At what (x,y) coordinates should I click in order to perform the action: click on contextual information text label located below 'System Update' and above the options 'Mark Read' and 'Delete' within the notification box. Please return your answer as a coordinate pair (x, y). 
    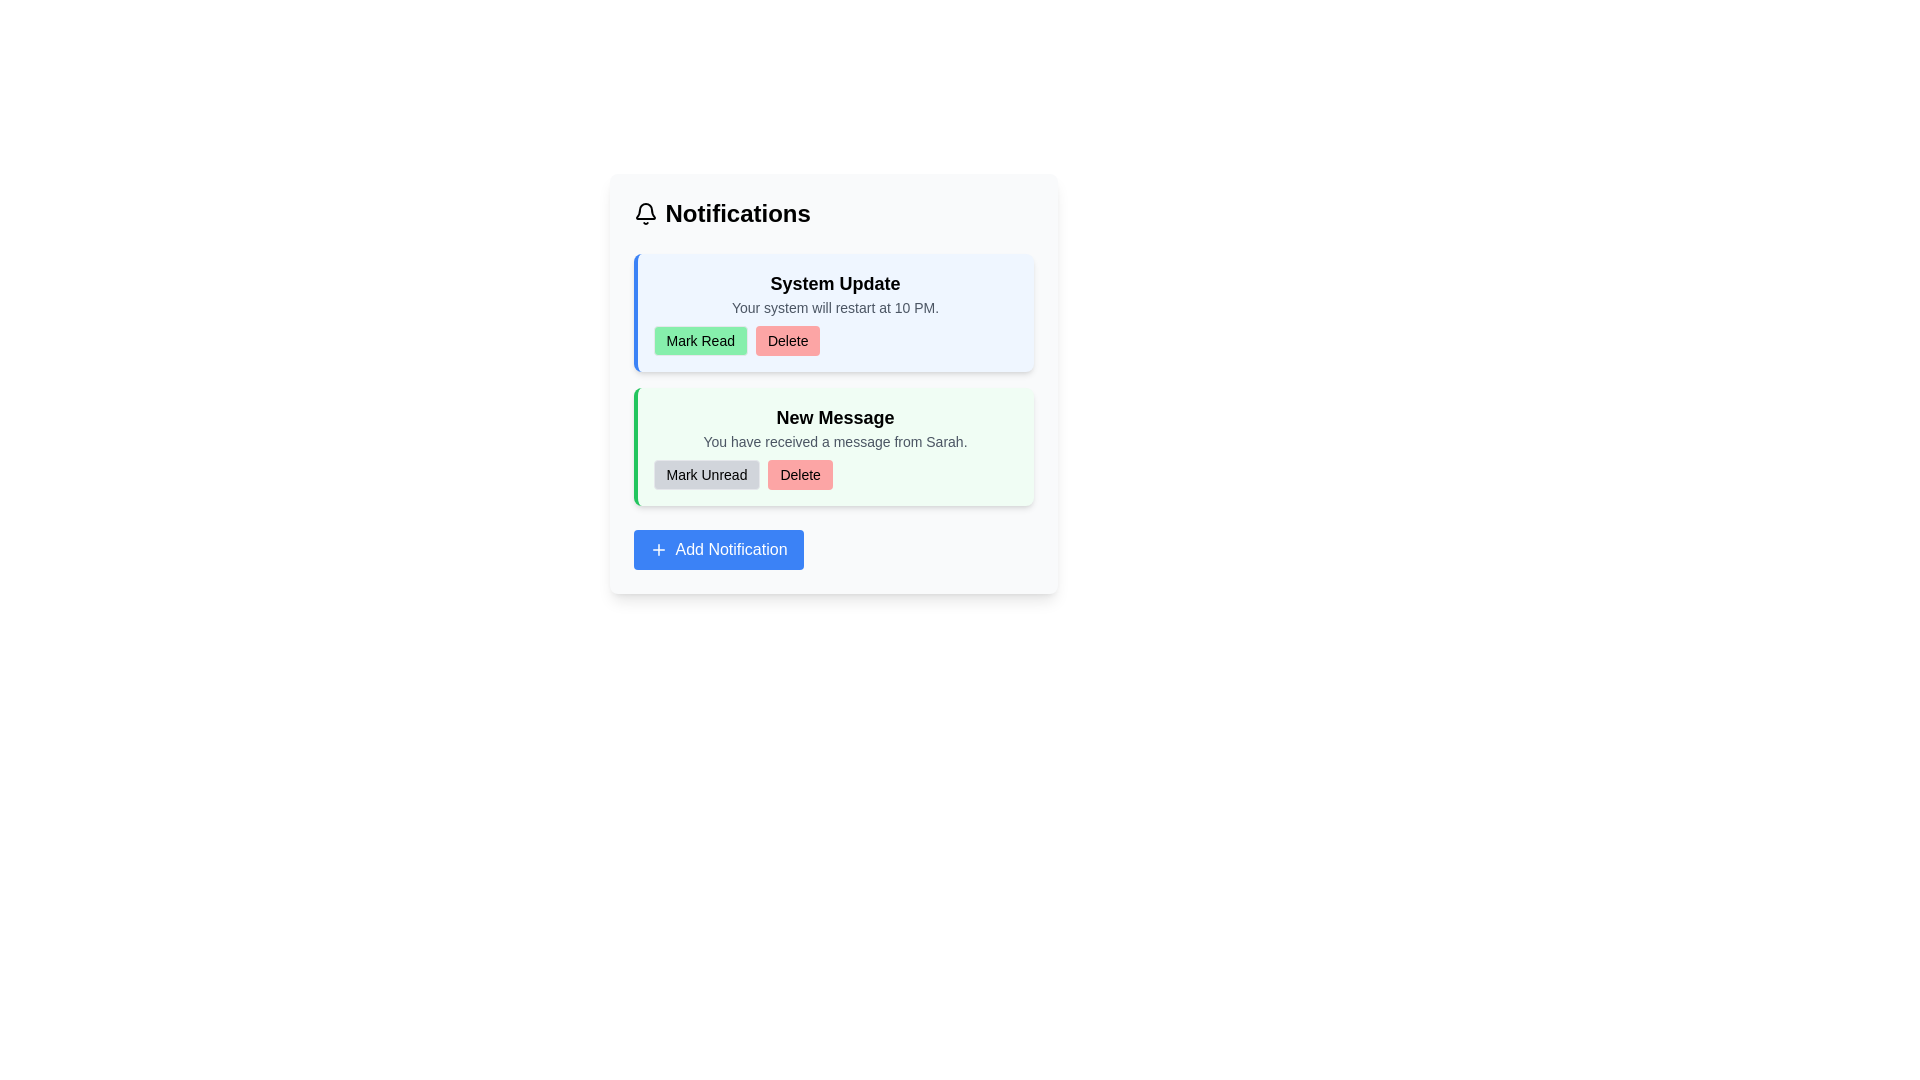
    Looking at the image, I should click on (835, 308).